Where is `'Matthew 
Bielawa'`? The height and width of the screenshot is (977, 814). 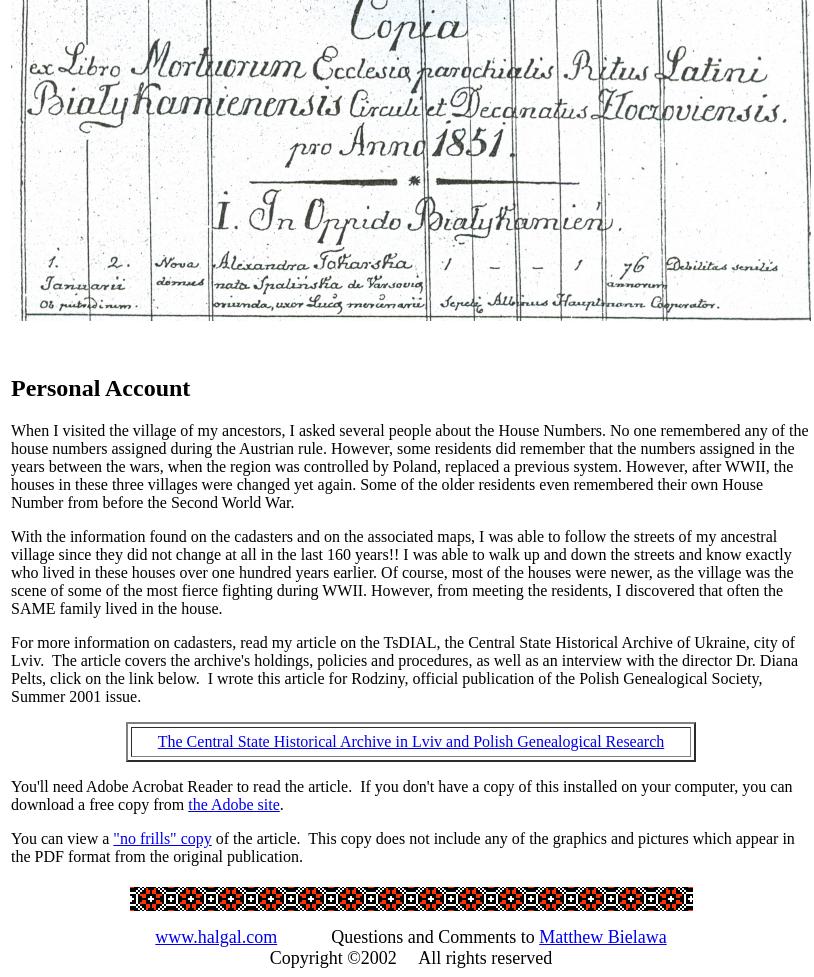
'Matthew 
Bielawa' is located at coordinates (601, 934).